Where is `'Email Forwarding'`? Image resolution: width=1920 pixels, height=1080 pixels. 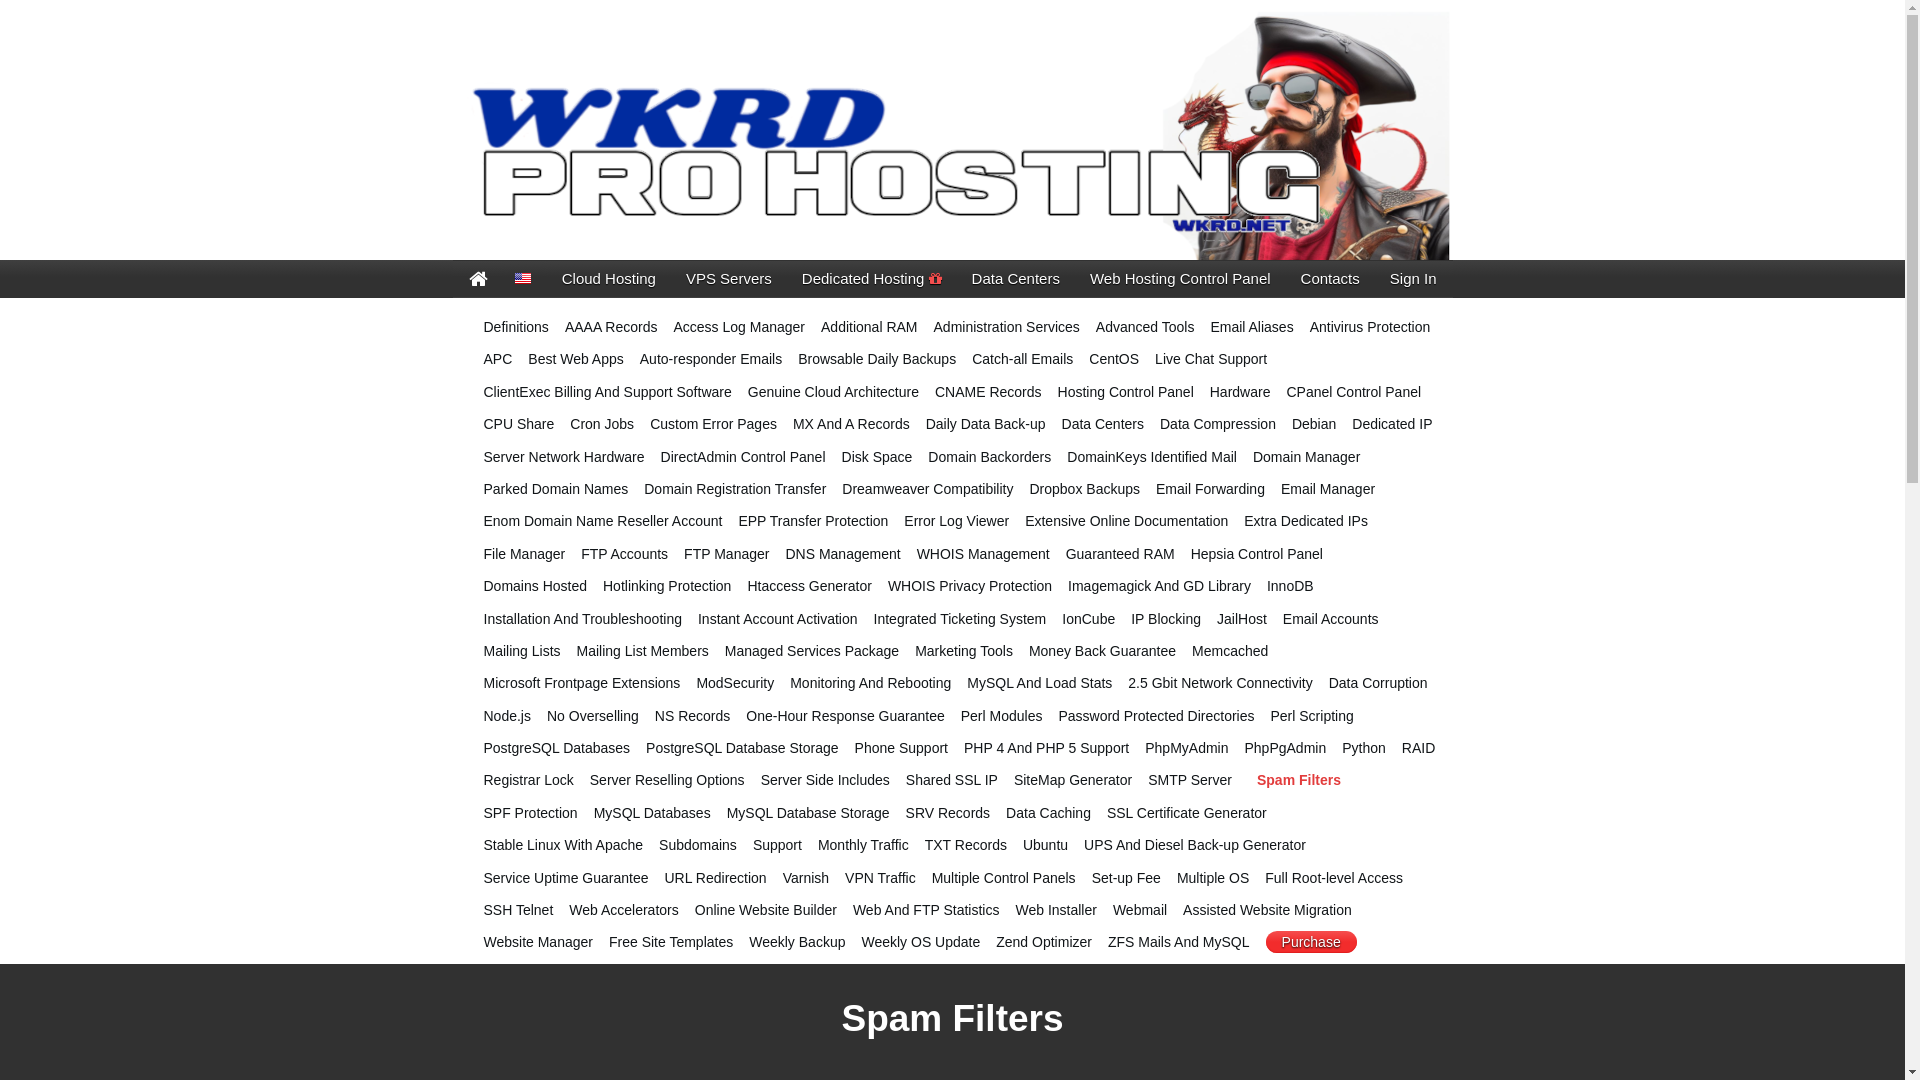 'Email Forwarding' is located at coordinates (1209, 489).